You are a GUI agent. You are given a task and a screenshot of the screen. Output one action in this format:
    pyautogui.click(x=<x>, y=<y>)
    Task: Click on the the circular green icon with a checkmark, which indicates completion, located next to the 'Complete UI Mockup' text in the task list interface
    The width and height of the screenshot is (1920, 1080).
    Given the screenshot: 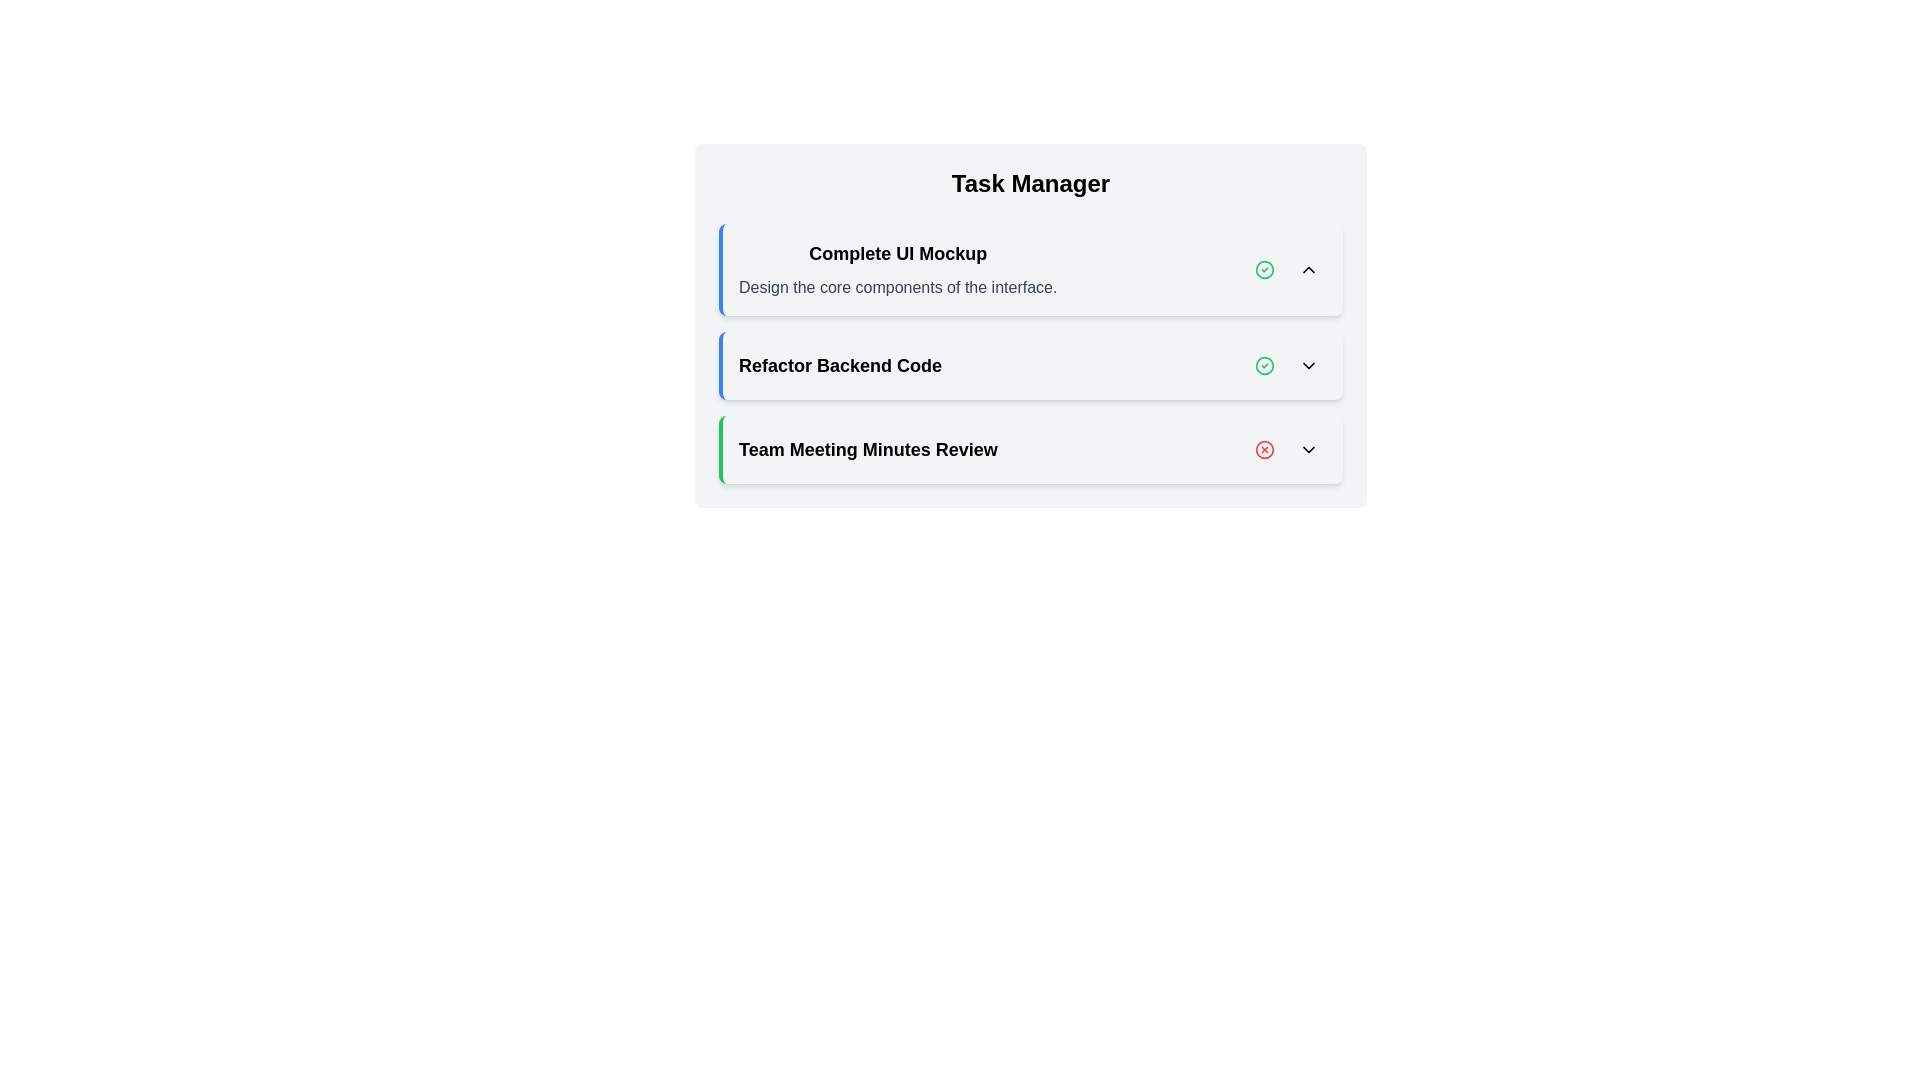 What is the action you would take?
    pyautogui.click(x=1264, y=270)
    